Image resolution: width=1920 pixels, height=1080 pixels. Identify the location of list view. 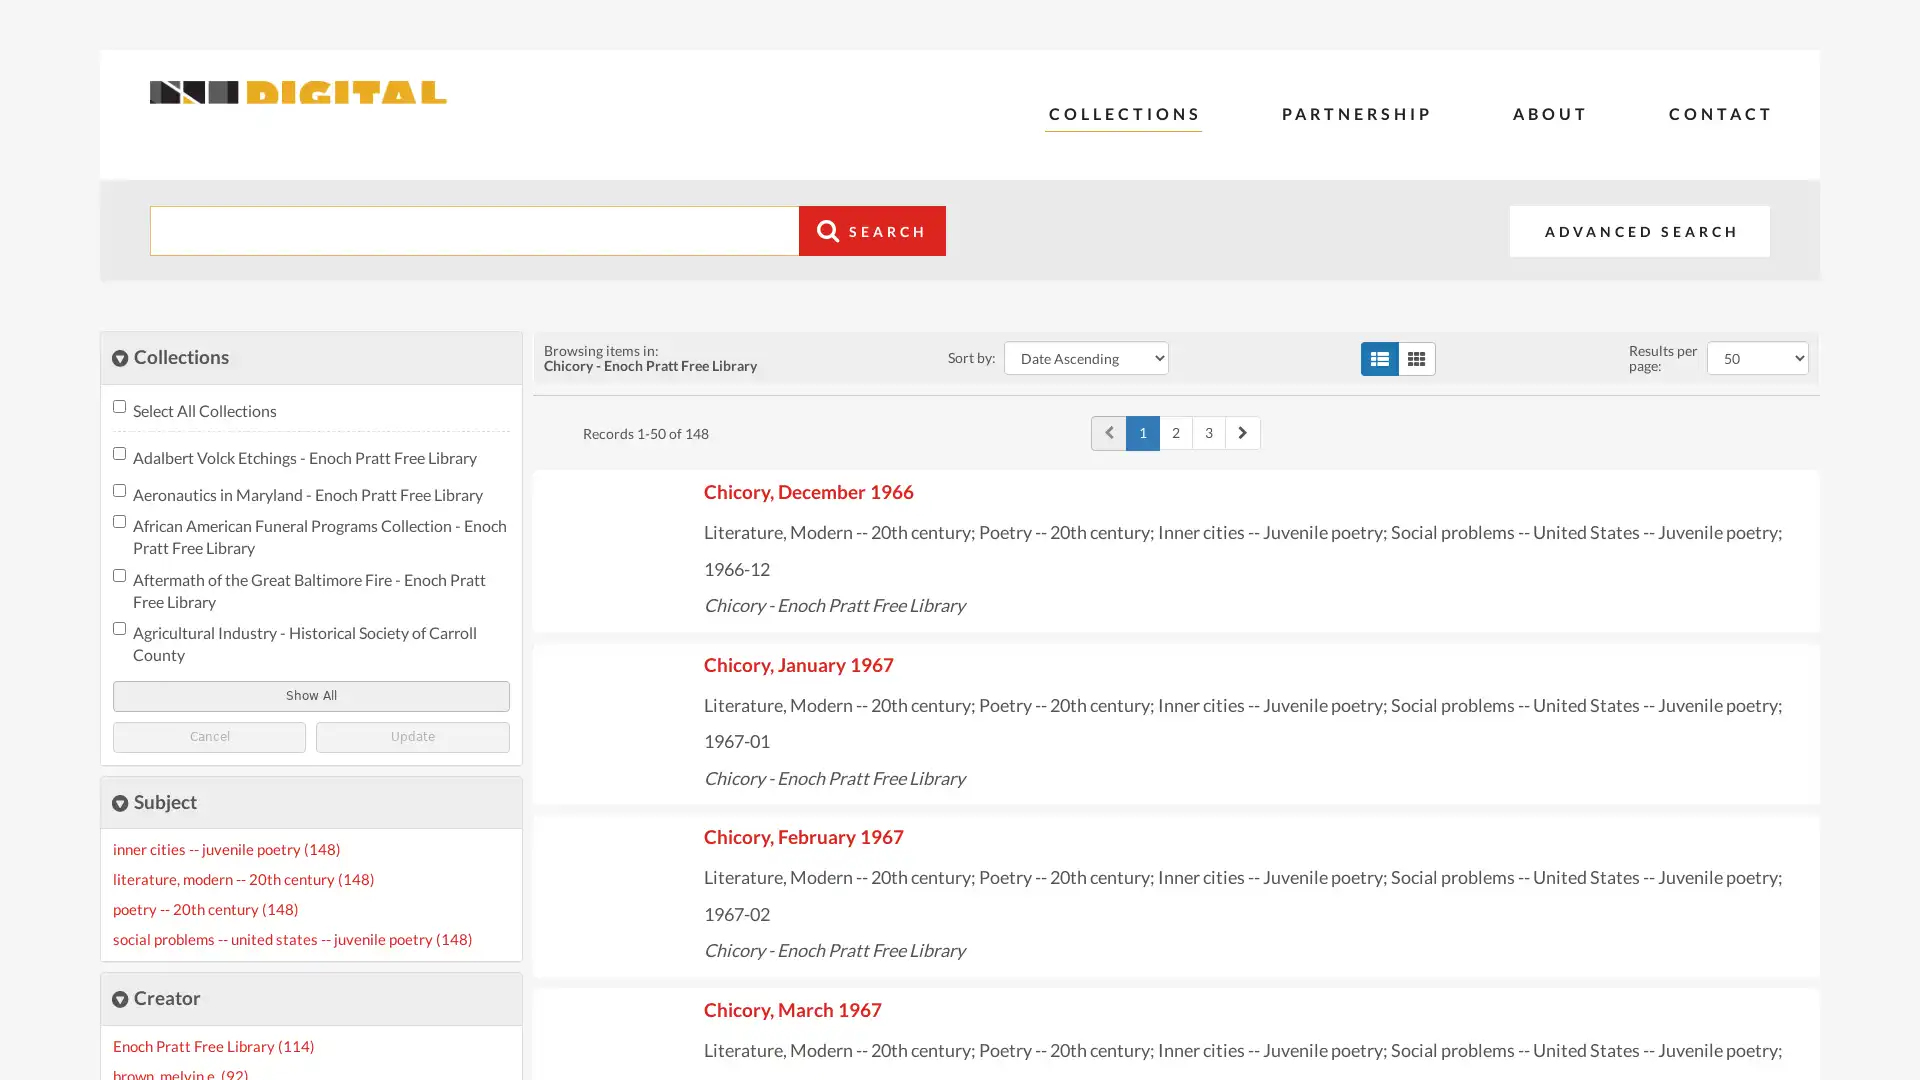
(1379, 357).